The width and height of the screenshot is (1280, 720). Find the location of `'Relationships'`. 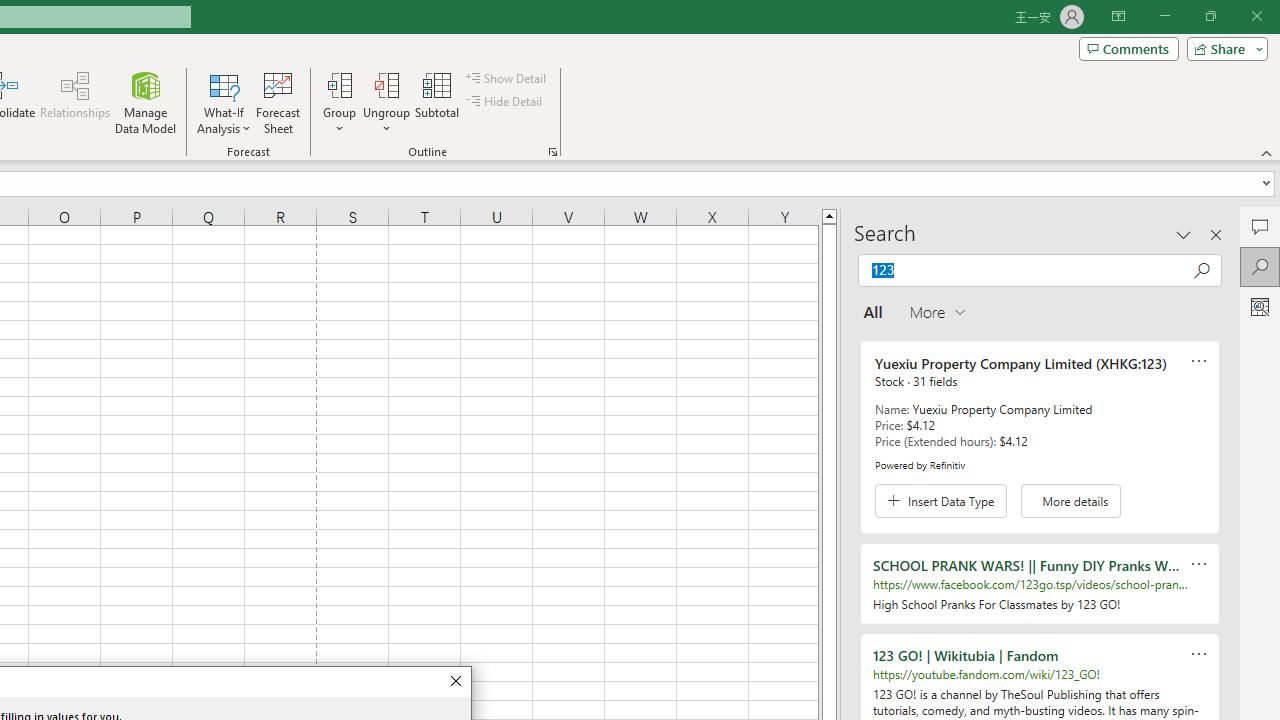

'Relationships' is located at coordinates (75, 103).